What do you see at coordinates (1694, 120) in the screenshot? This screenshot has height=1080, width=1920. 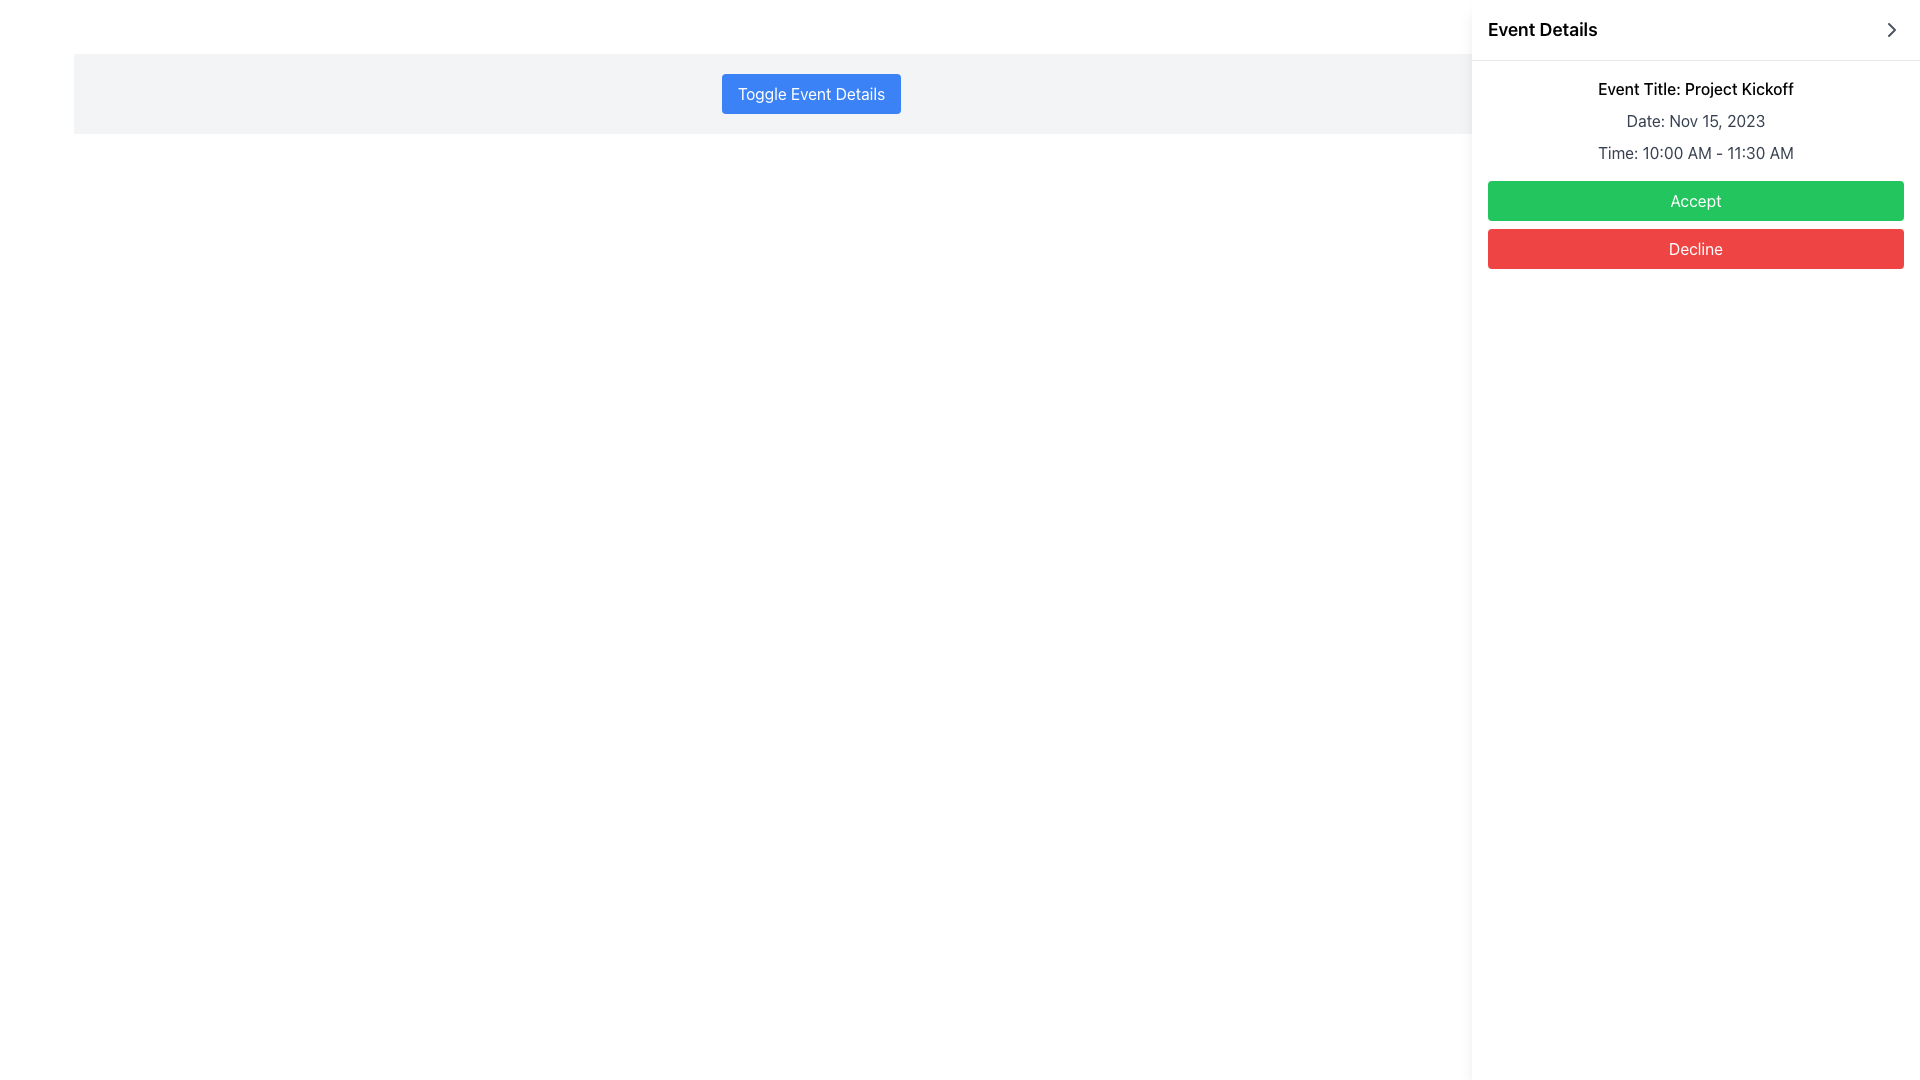 I see `the Text Label displaying 'Date: Nov 15, 2023', which is centrally aligned within the right-side panel under the 'Event Details' heading` at bounding box center [1694, 120].